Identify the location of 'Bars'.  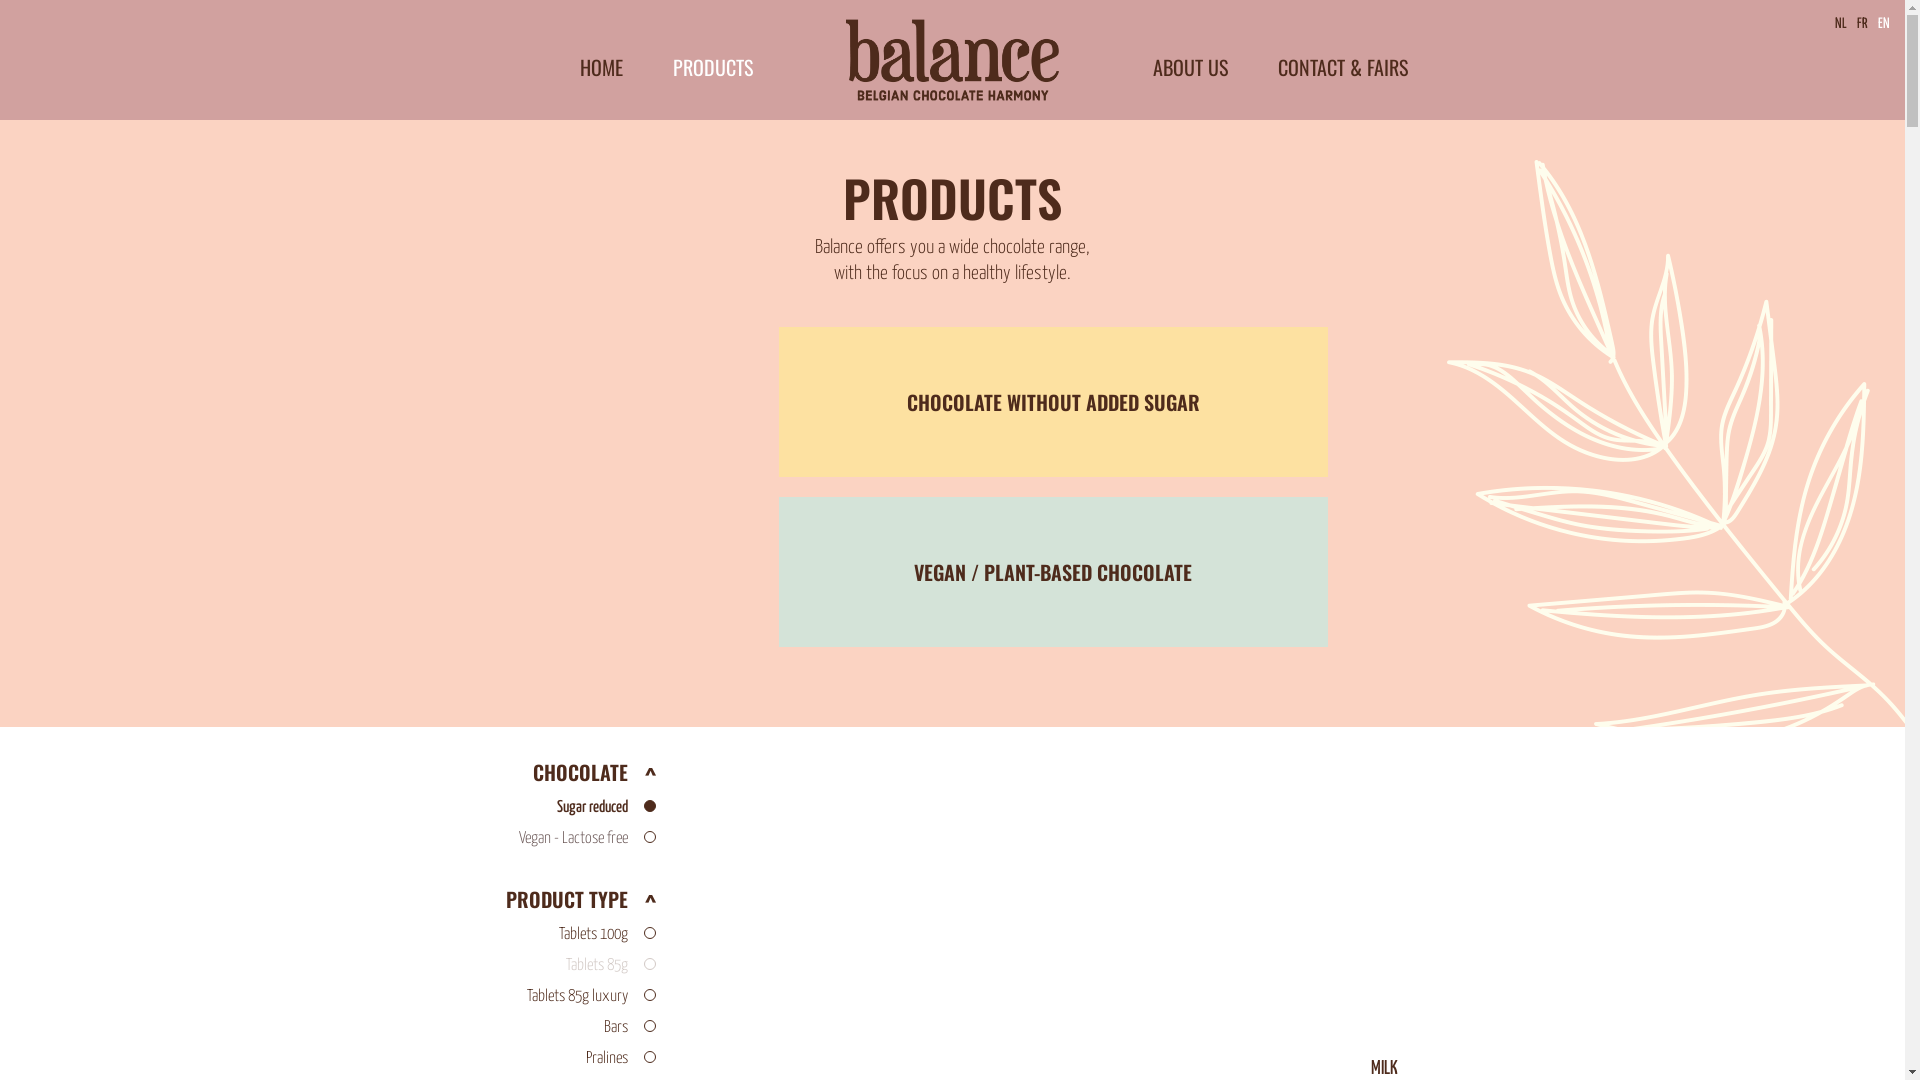
(524, 1027).